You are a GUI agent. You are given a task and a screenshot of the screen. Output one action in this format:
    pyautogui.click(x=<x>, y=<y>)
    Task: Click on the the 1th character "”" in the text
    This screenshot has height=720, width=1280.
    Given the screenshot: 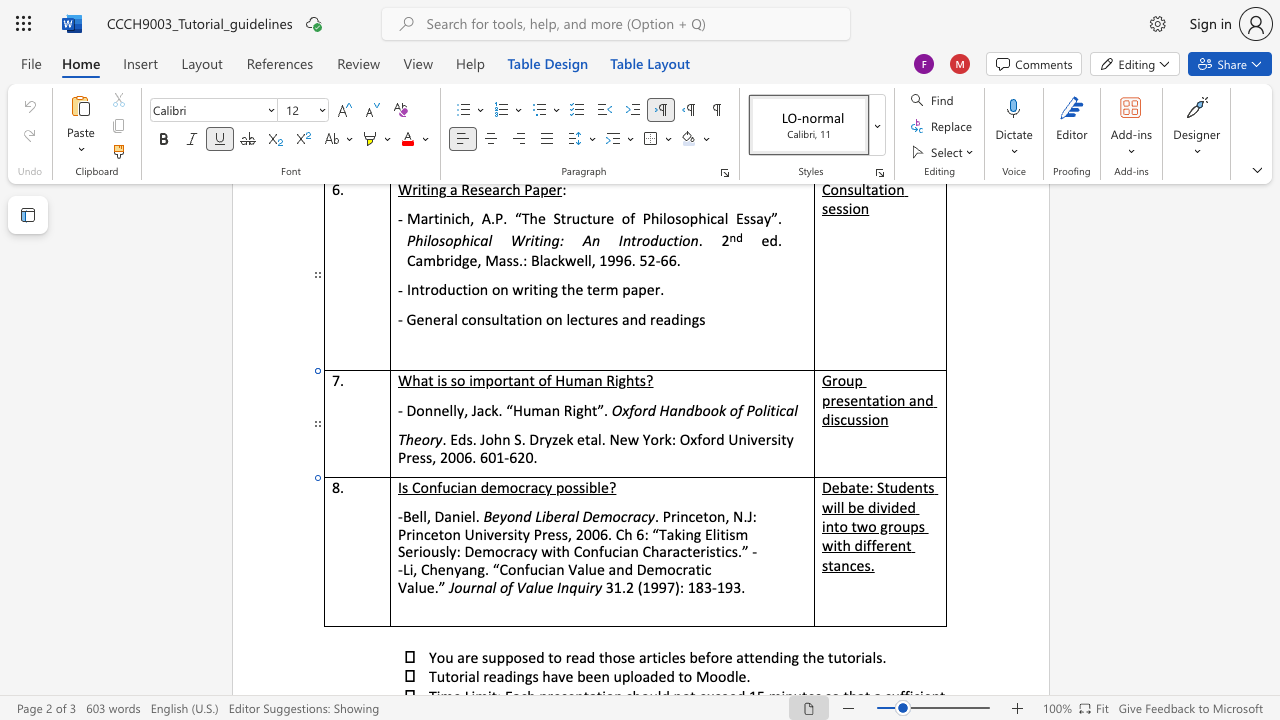 What is the action you would take?
    pyautogui.click(x=599, y=409)
    